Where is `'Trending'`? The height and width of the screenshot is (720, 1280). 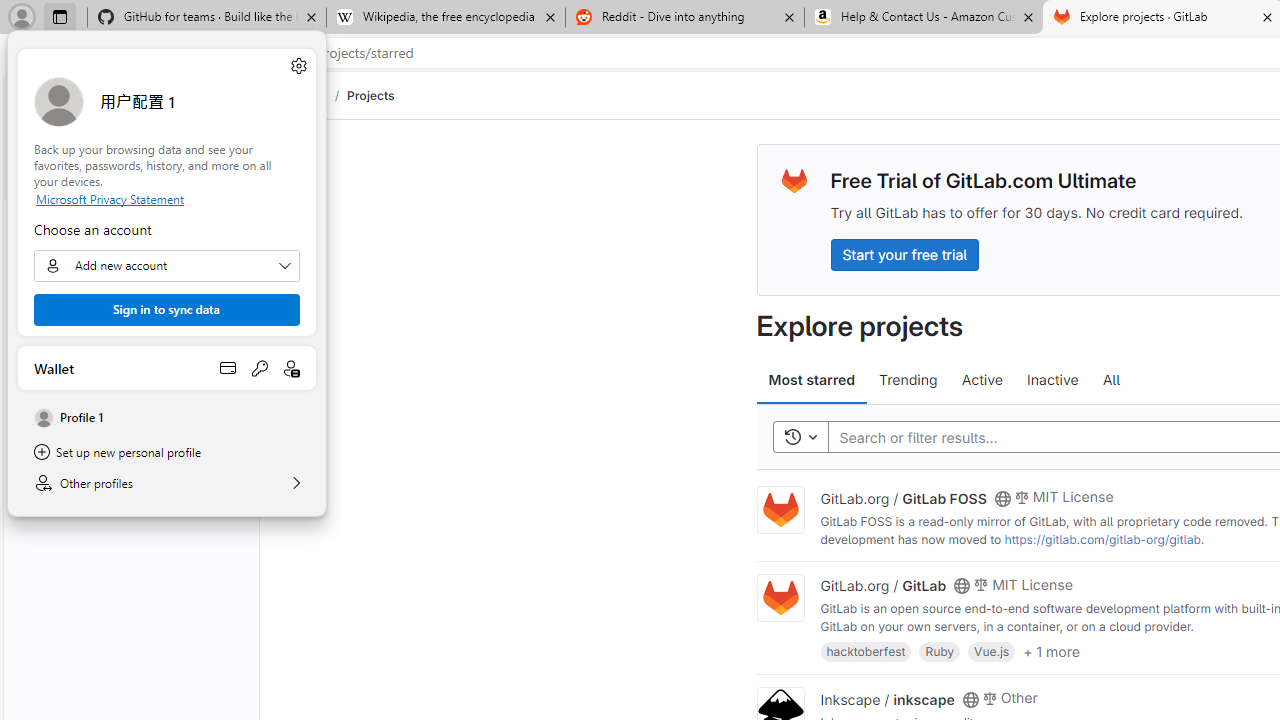
'Trending' is located at coordinates (907, 380).